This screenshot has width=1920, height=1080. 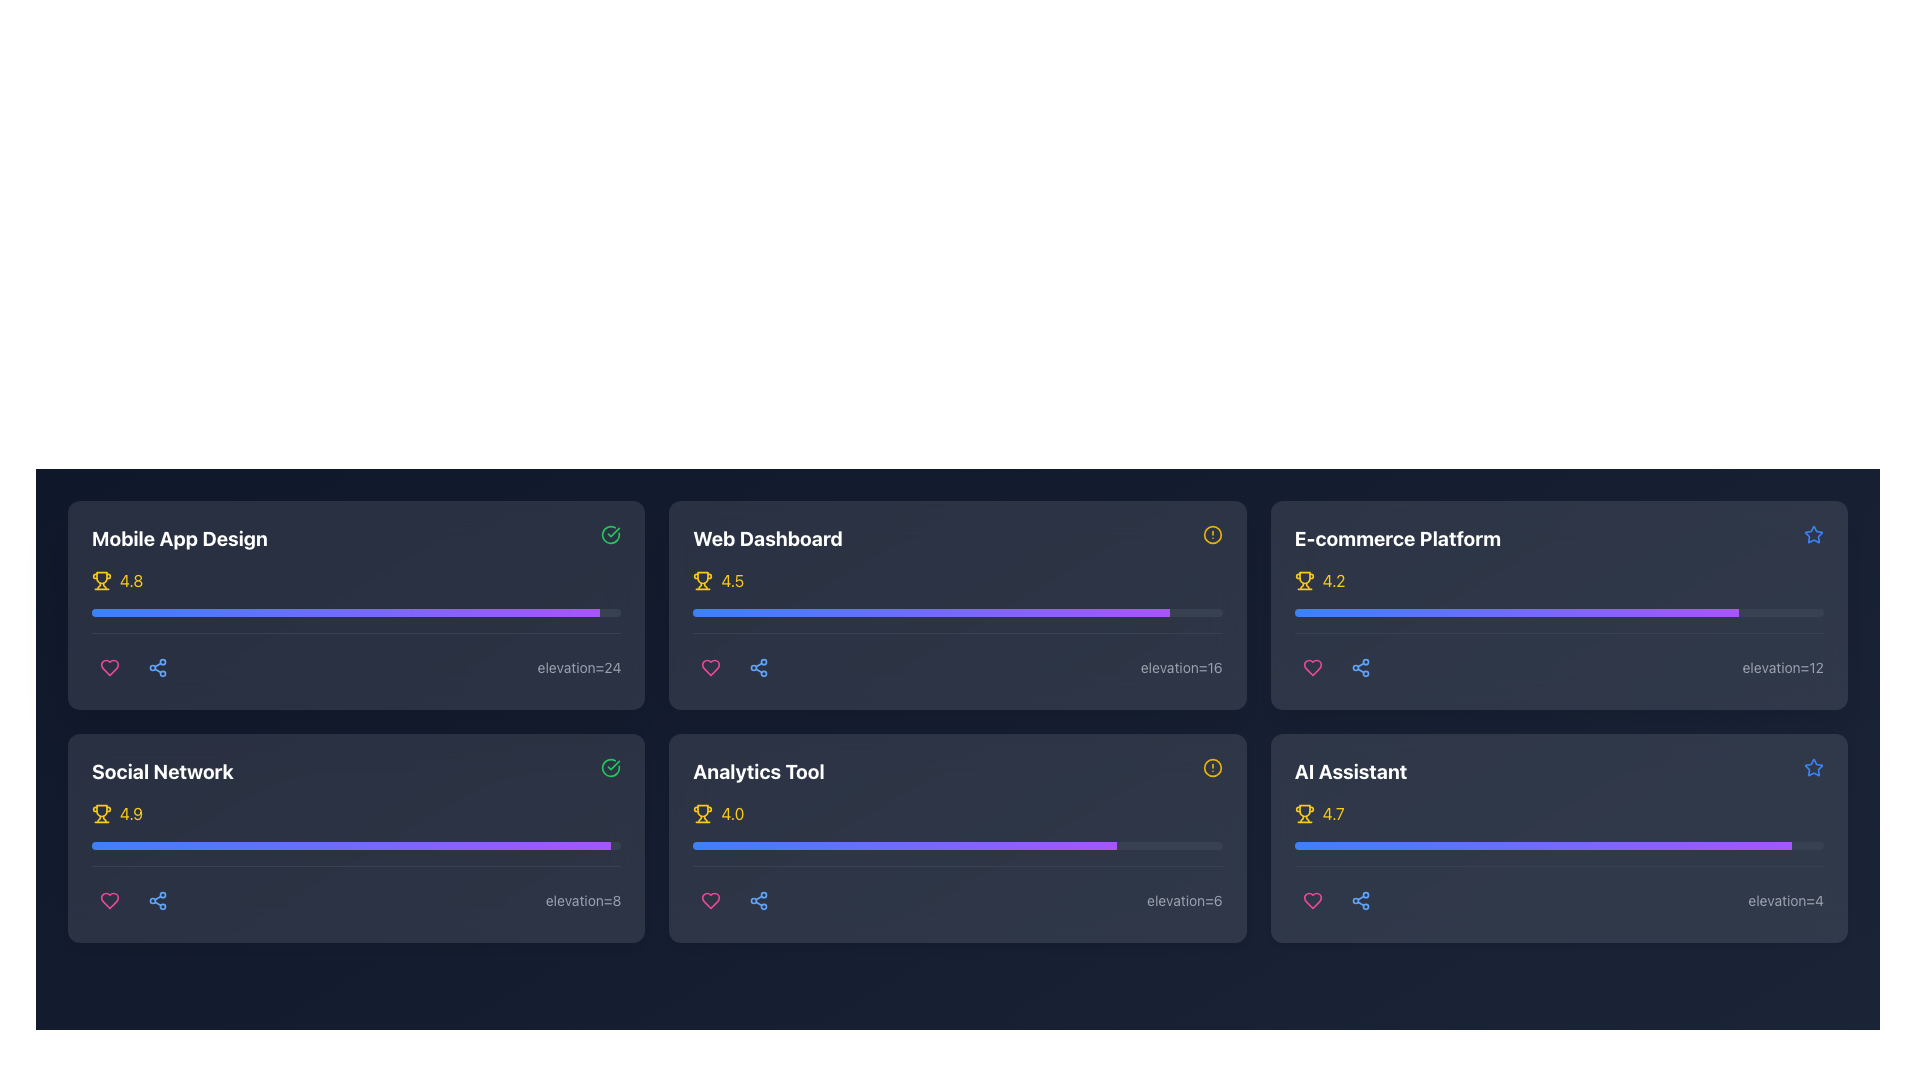 What do you see at coordinates (100, 581) in the screenshot?
I see `the trophy icon representing the achievement for the 'Mobile App Design' card, located in the top row and first column of the grid layout` at bounding box center [100, 581].